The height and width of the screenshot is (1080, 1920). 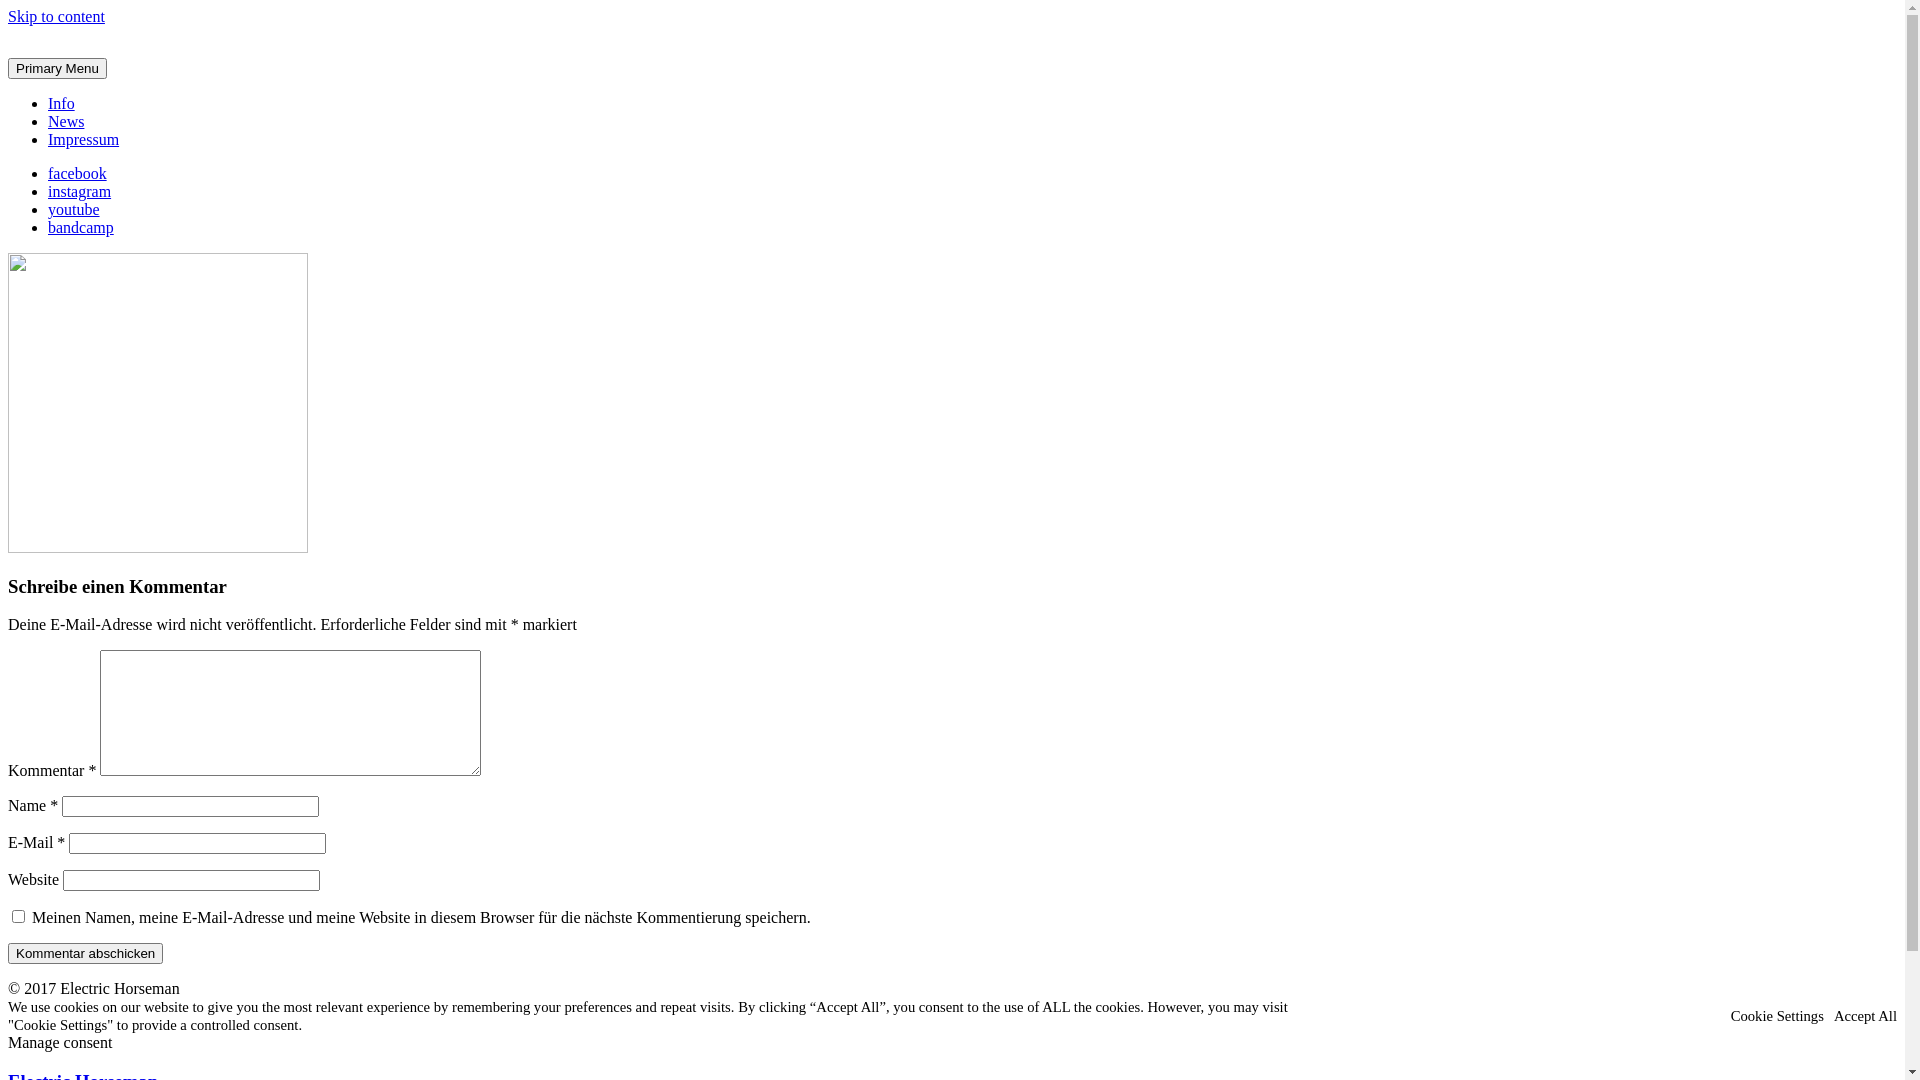 What do you see at coordinates (1864, 1015) in the screenshot?
I see `'Accept All'` at bounding box center [1864, 1015].